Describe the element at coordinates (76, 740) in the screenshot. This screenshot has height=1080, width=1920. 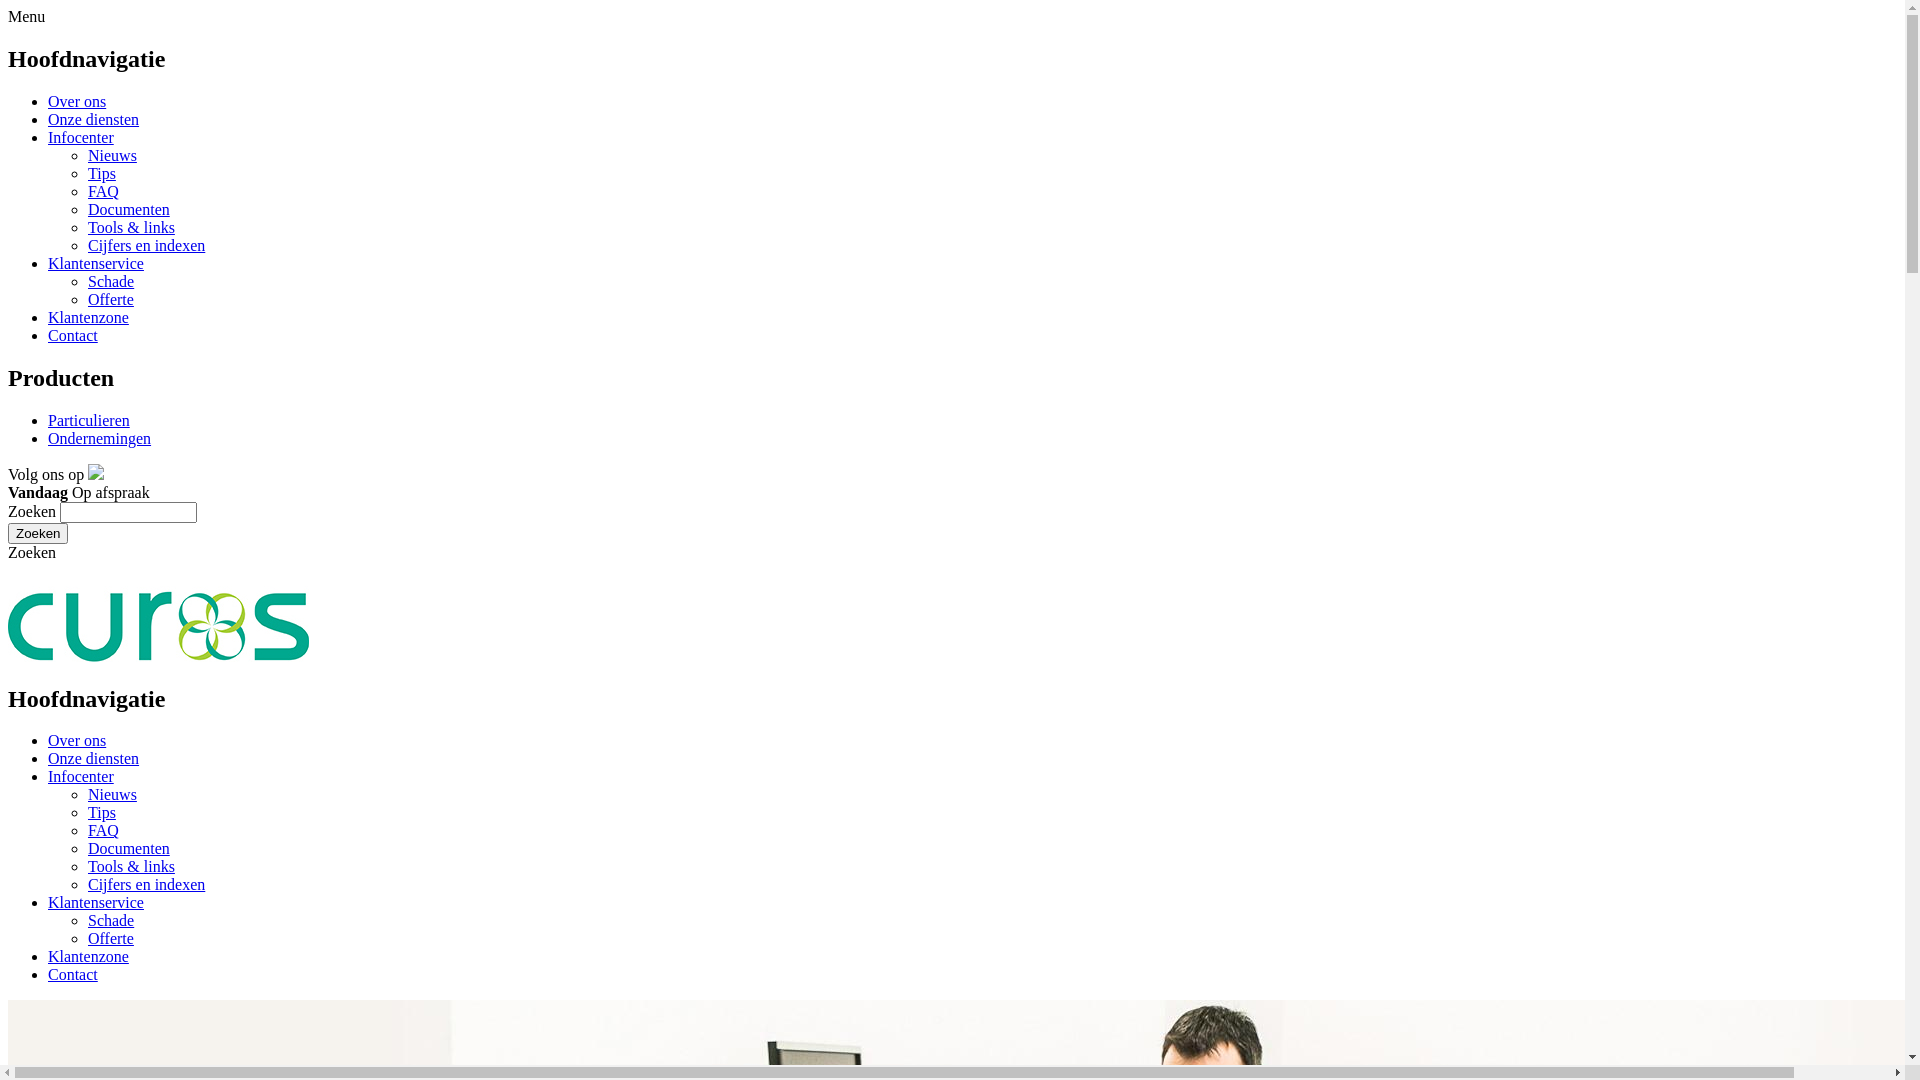
I see `'Over ons'` at that location.